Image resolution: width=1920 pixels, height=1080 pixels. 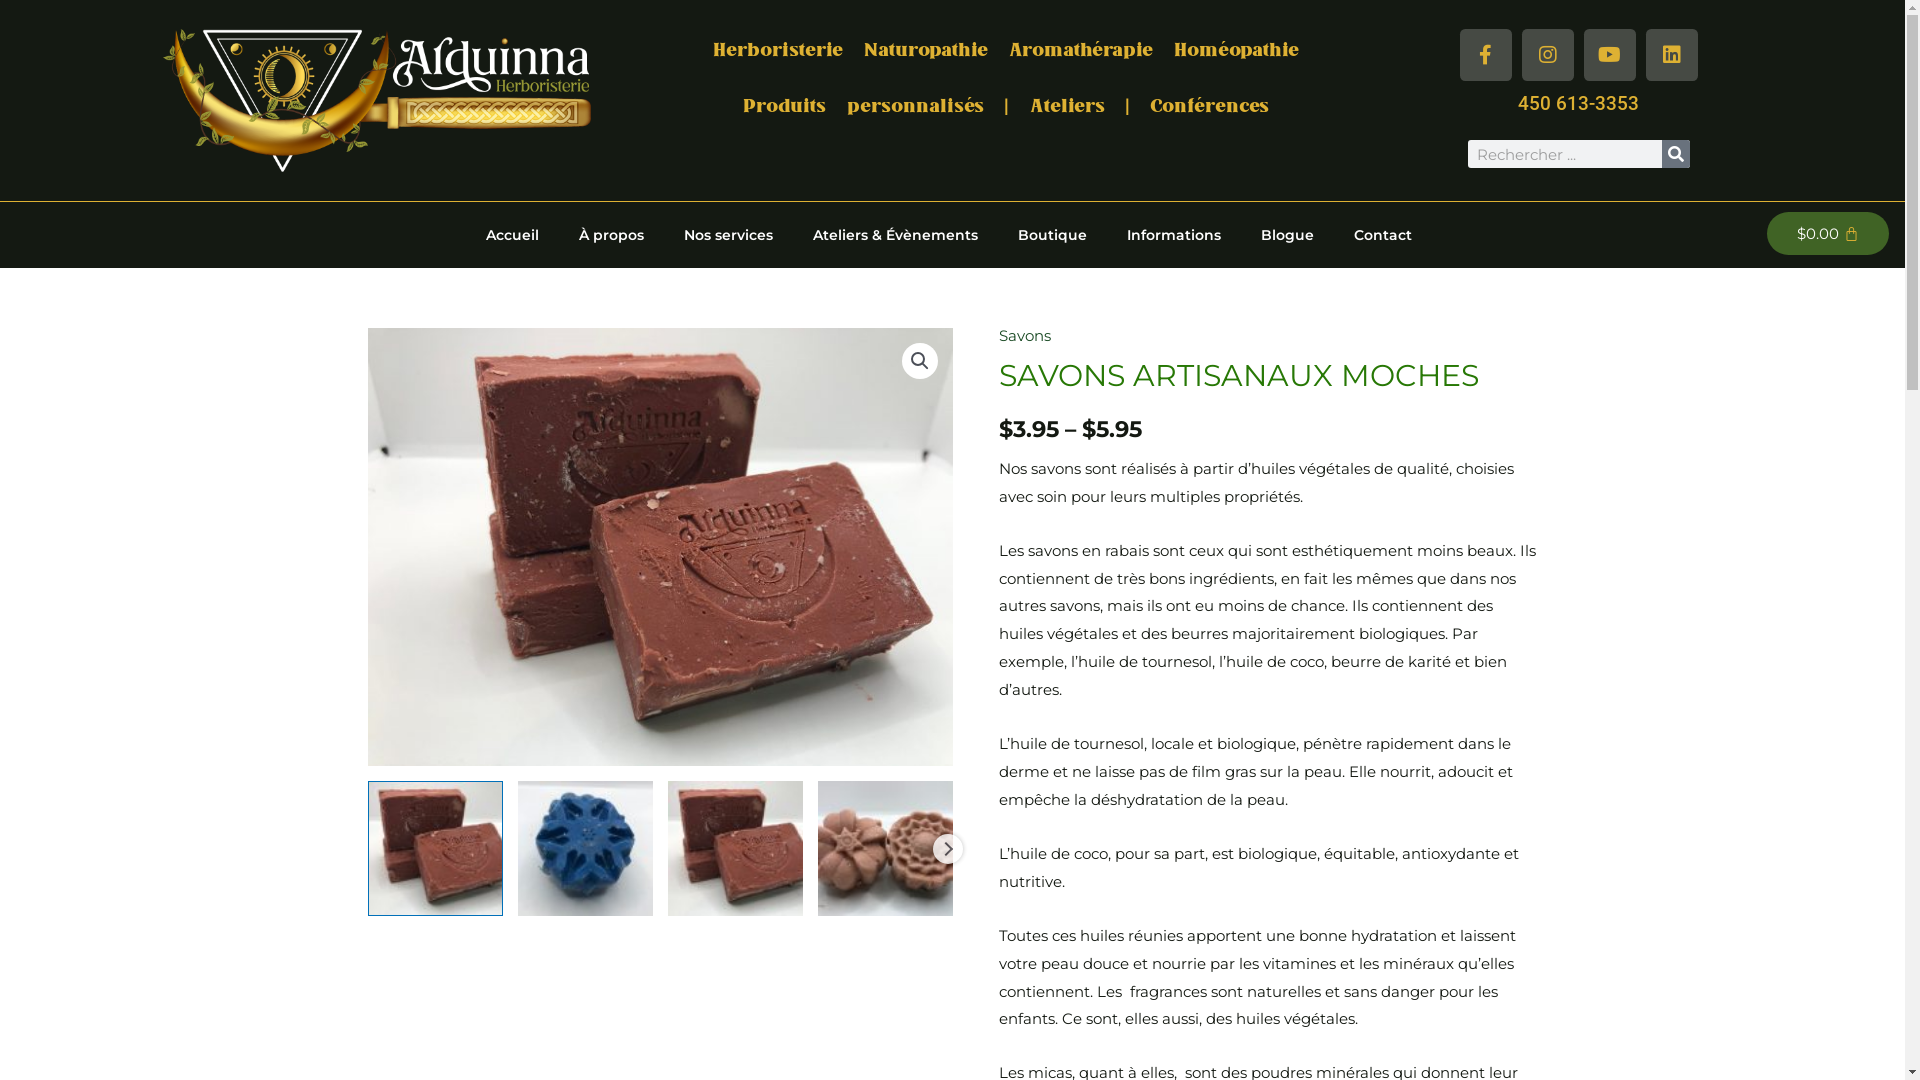 I want to click on 'Accueil', so click(x=512, y=234).